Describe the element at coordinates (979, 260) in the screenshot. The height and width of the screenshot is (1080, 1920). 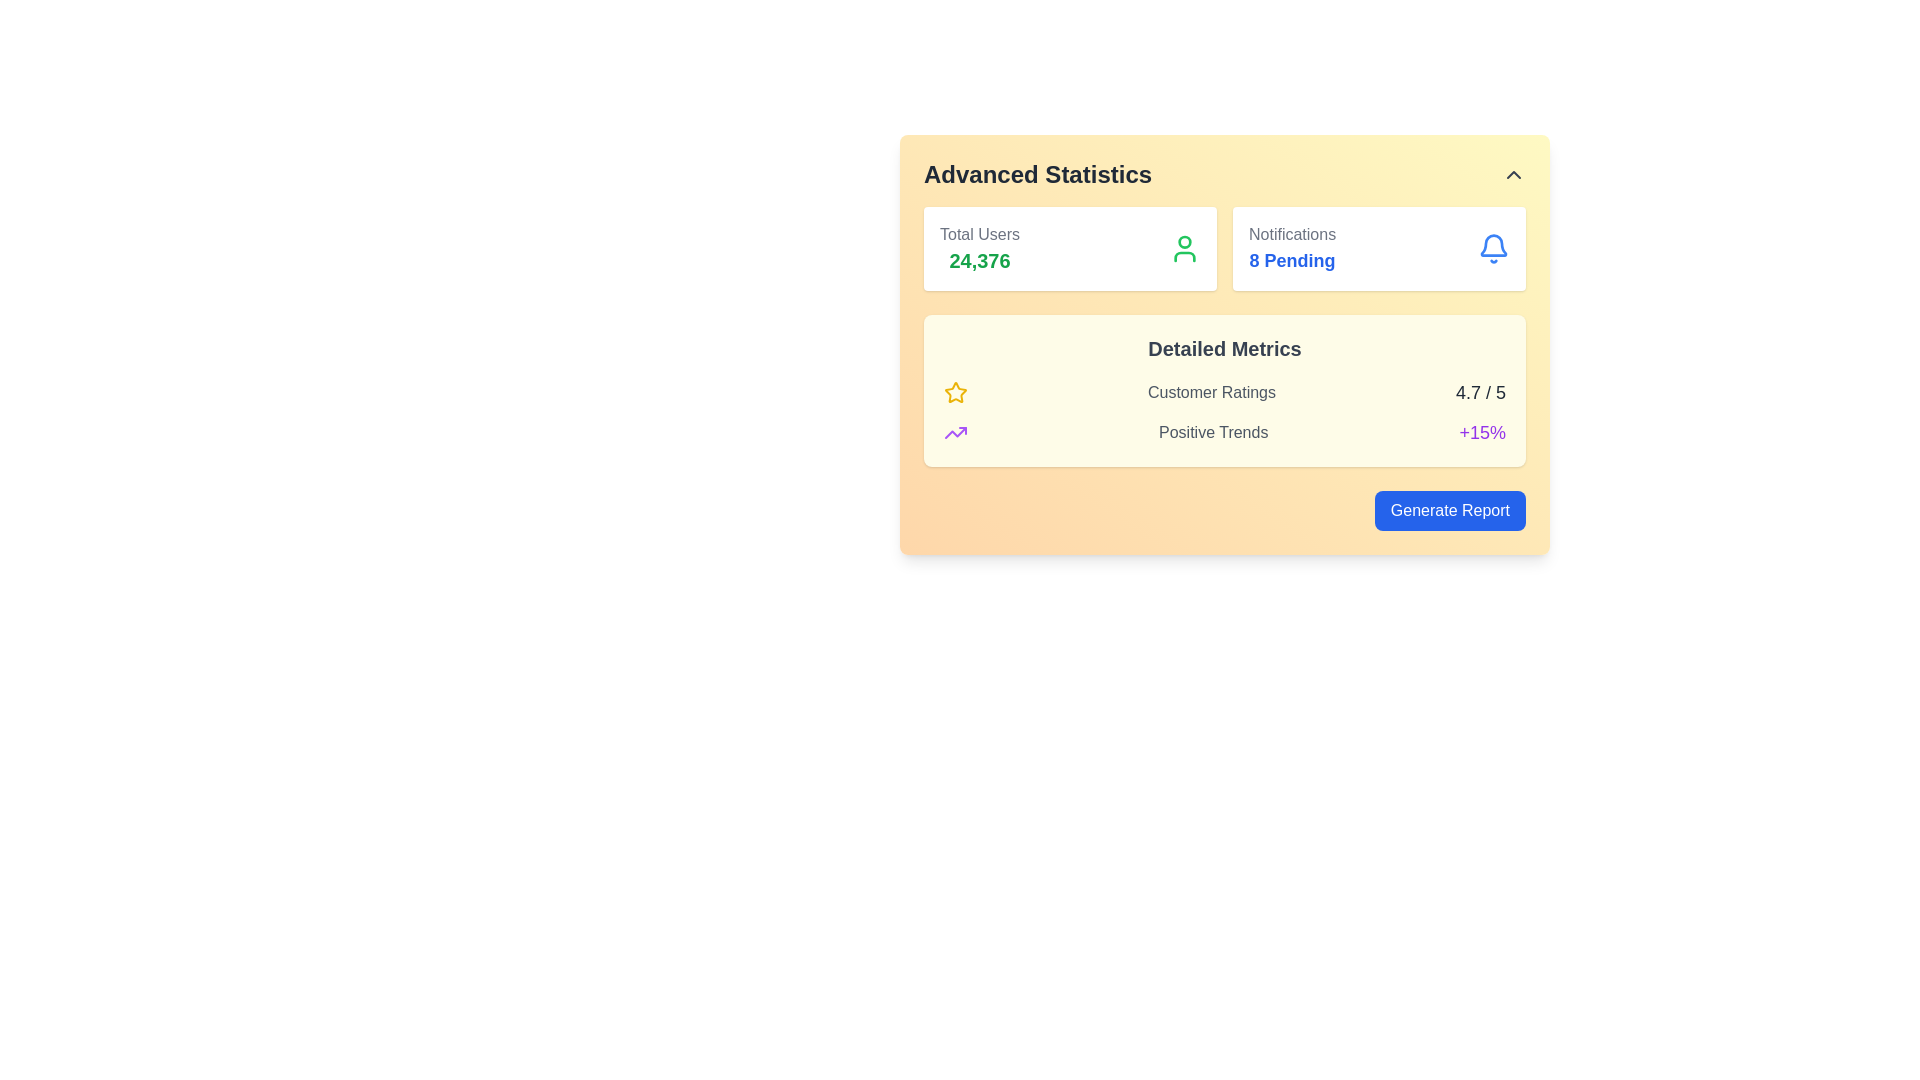
I see `the Text label displaying '24,376' in bold green styling, located under the 'Total Users' label on the right-hand side panel` at that location.